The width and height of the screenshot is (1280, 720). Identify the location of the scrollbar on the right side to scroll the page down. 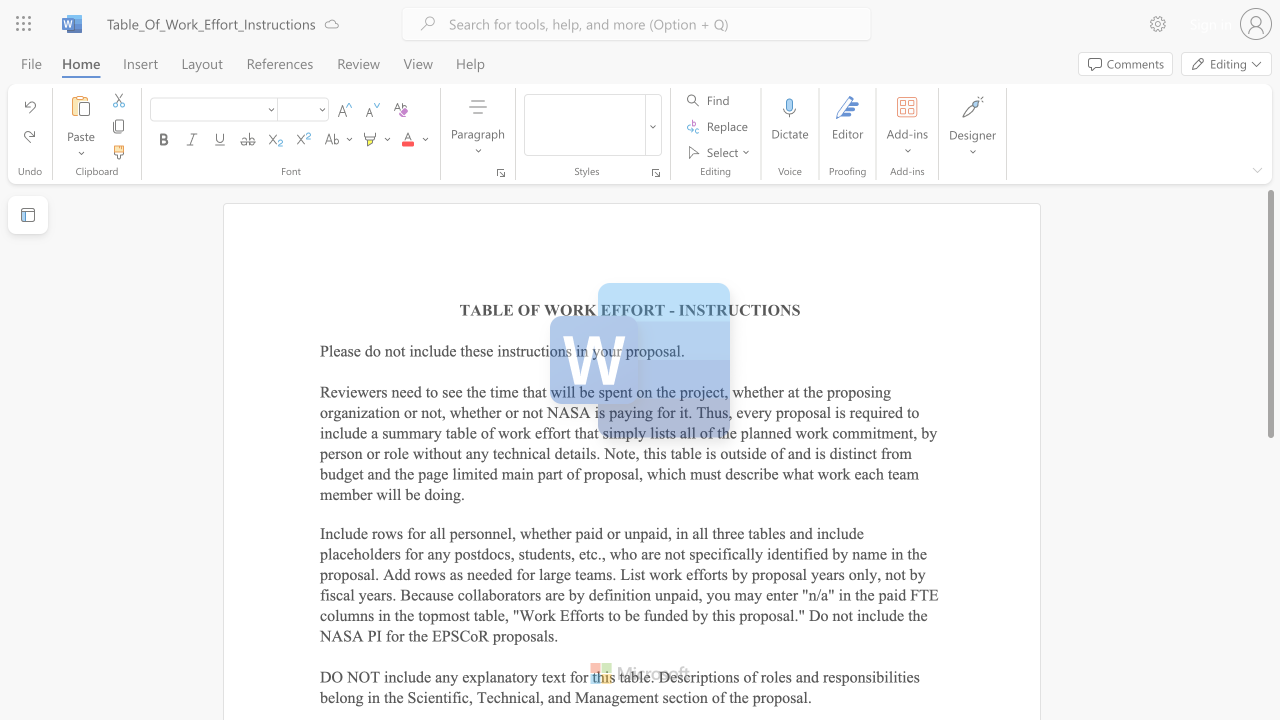
(1269, 588).